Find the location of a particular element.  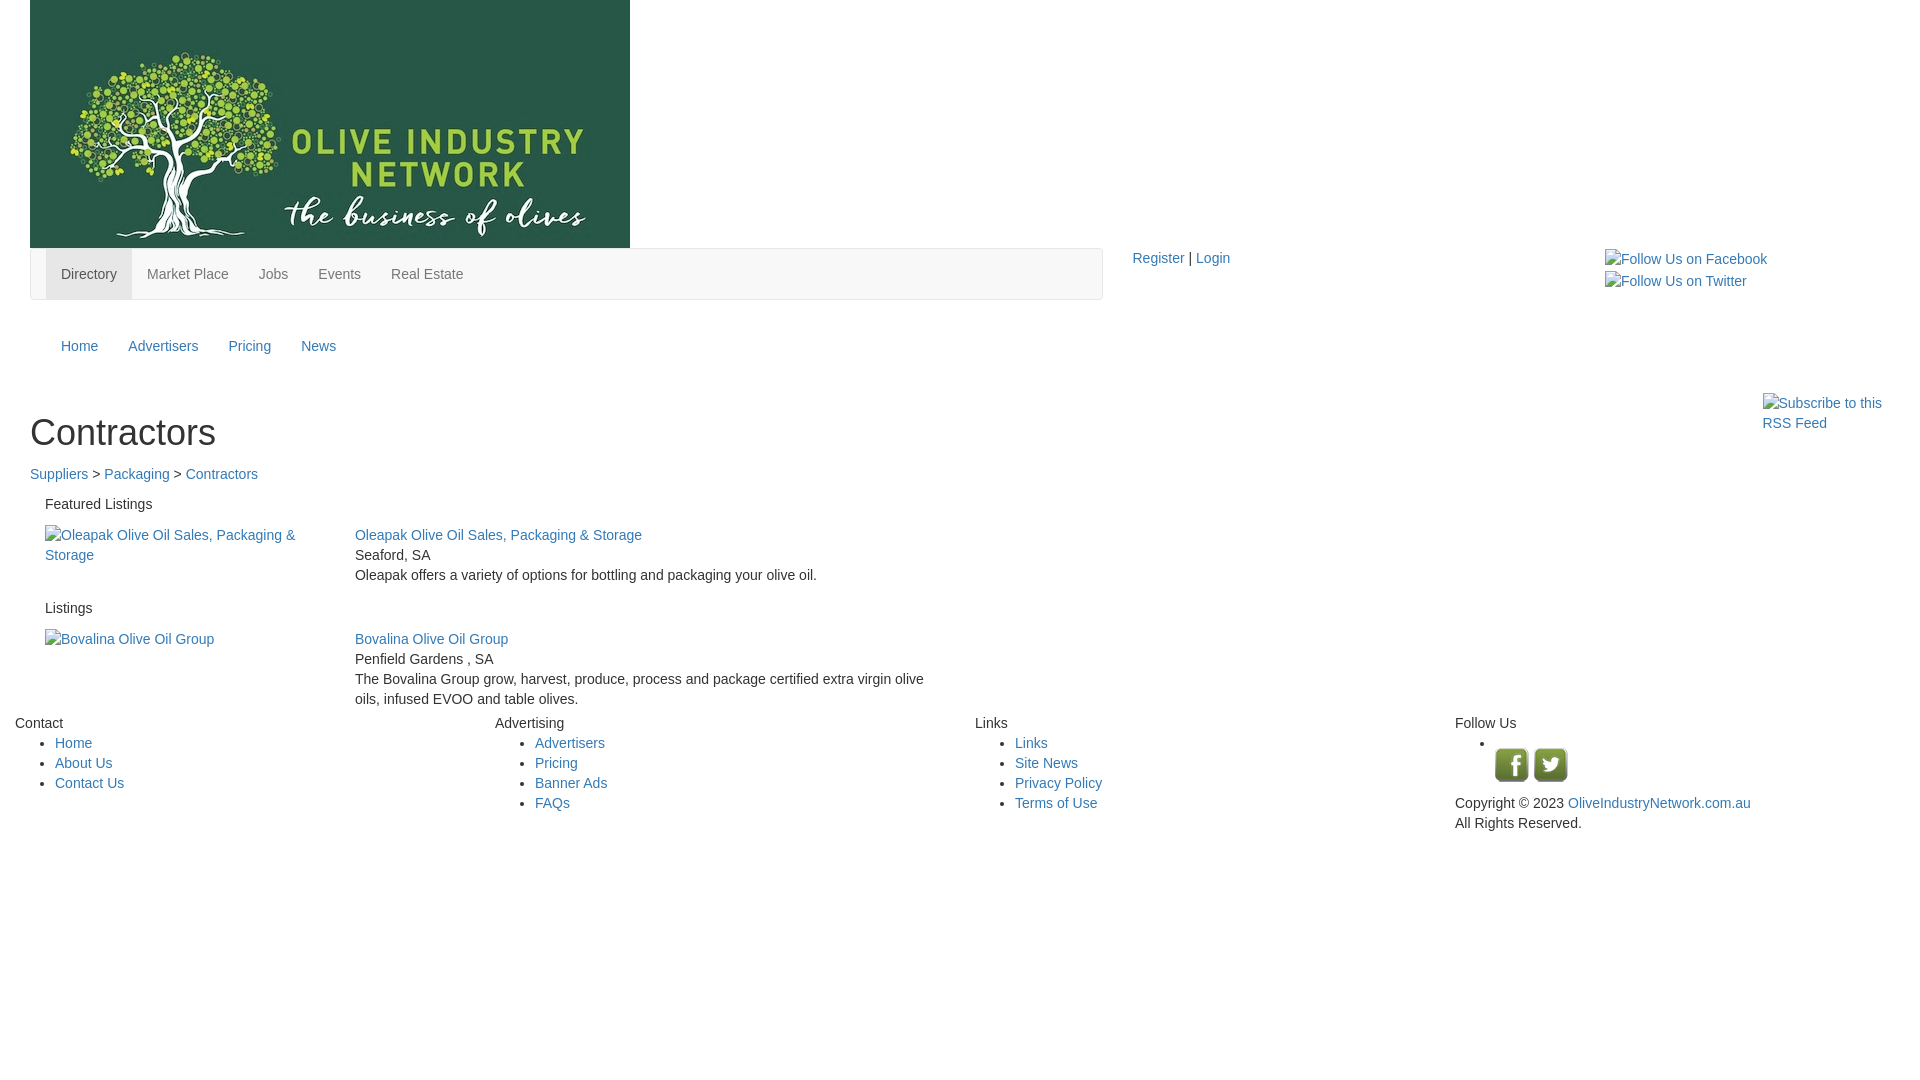

'Contractors' is located at coordinates (221, 474).